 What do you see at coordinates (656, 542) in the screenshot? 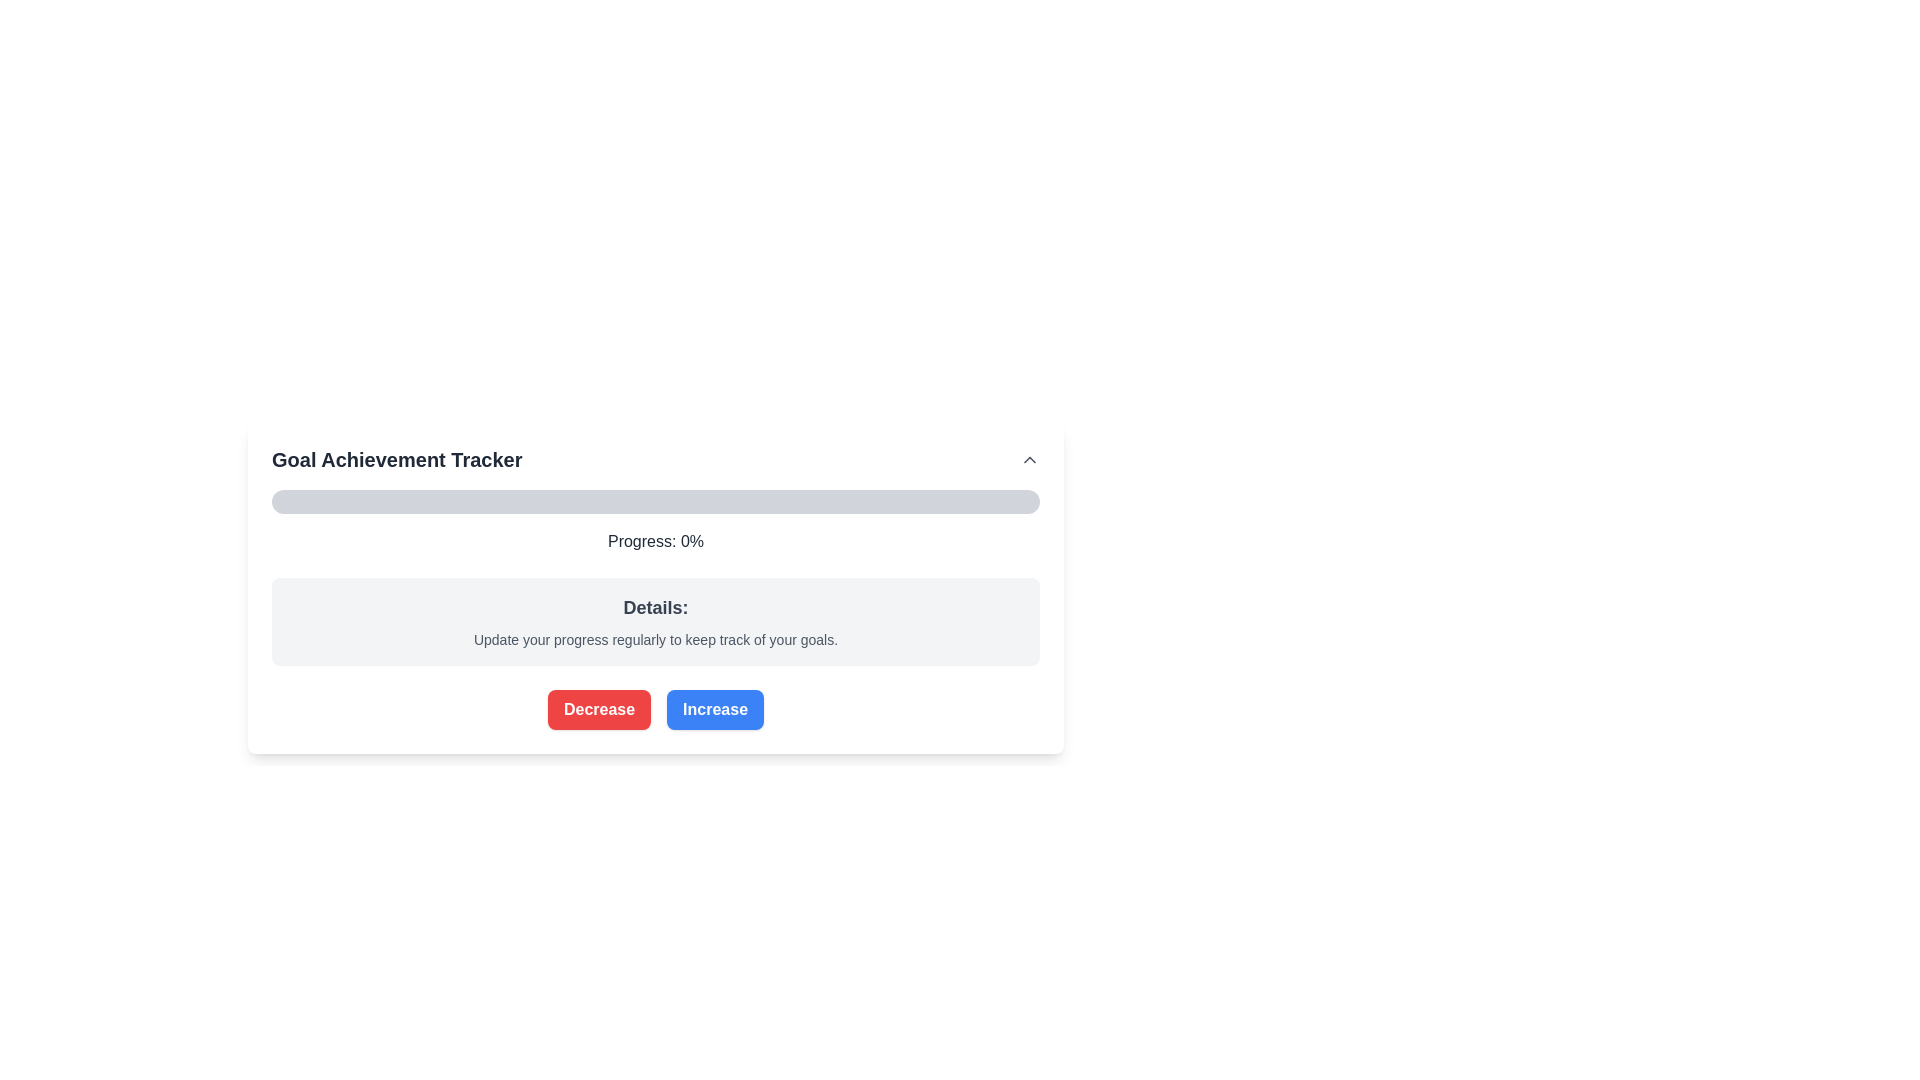
I see `the Text label that displays the current progress status of 0%, which is positioned beneath the progress bar and above the details section` at bounding box center [656, 542].